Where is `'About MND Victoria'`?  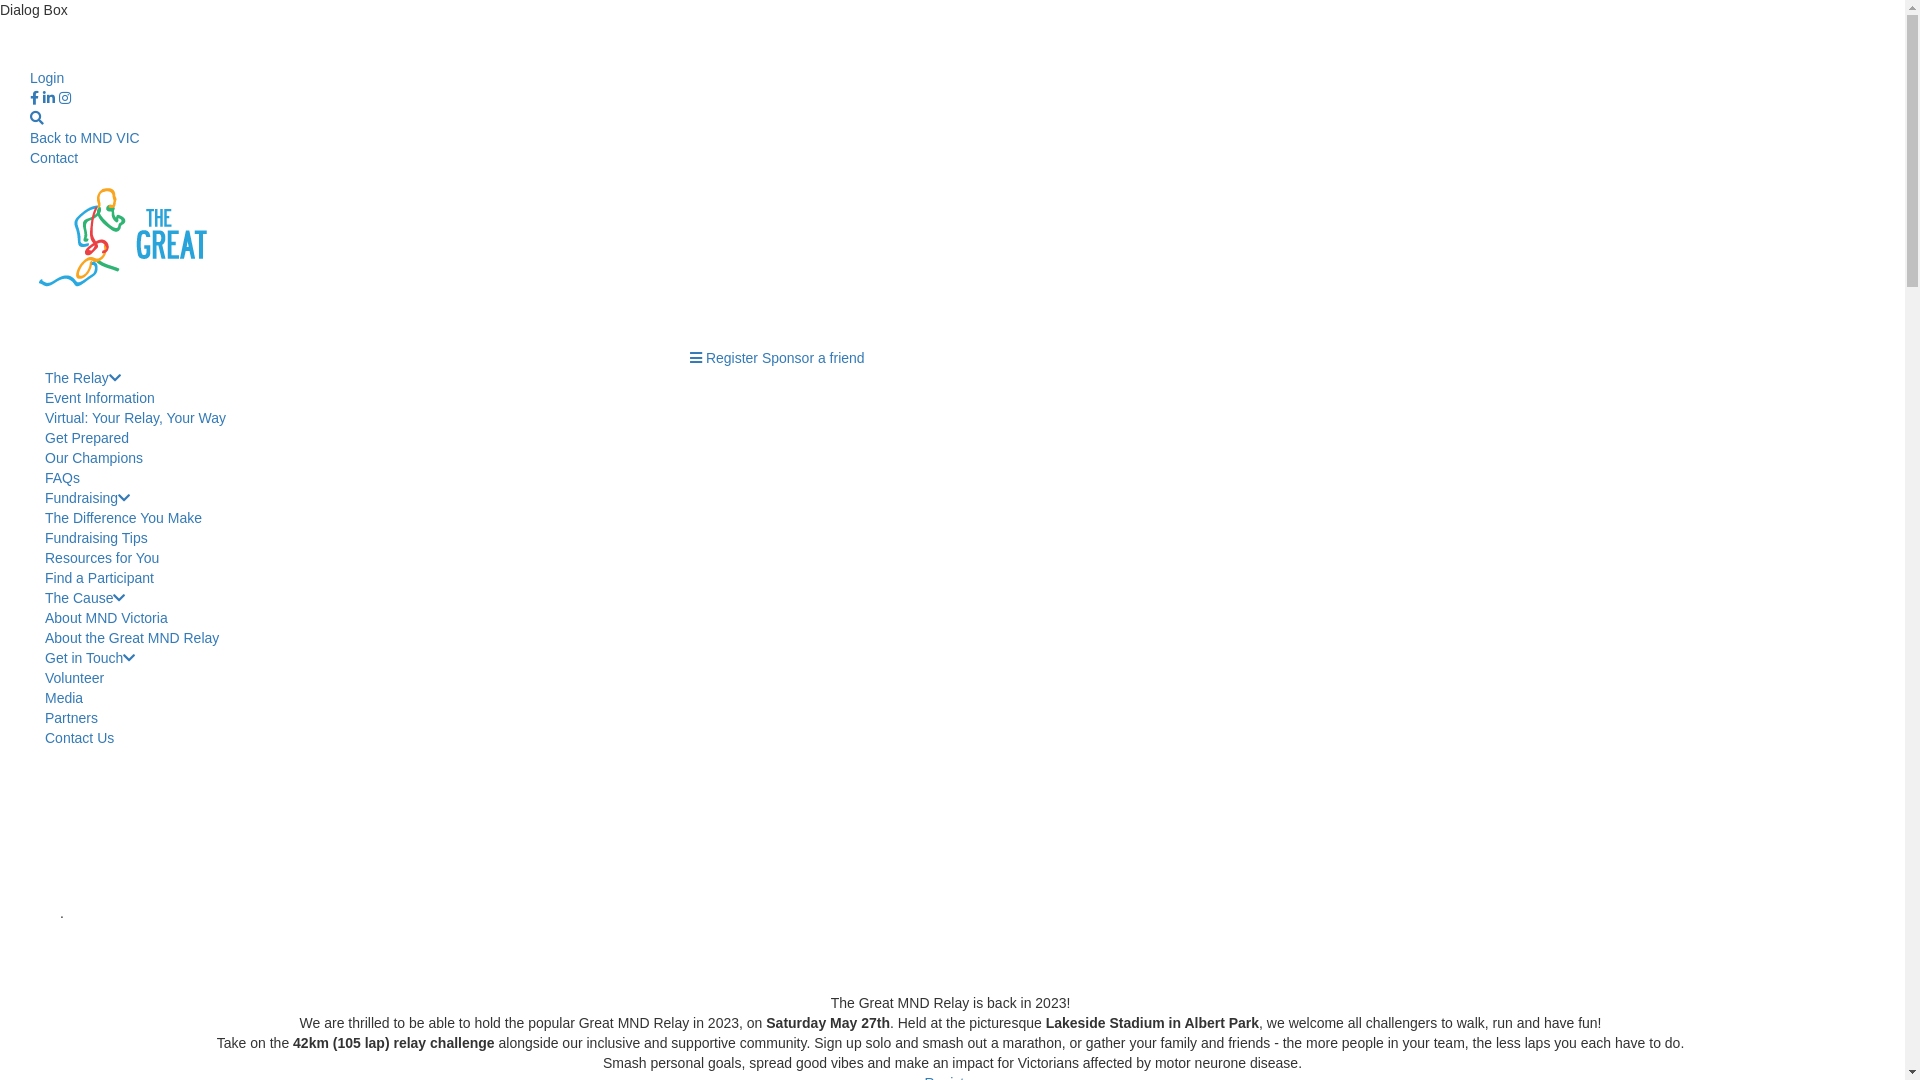
'About MND Victoria' is located at coordinates (105, 616).